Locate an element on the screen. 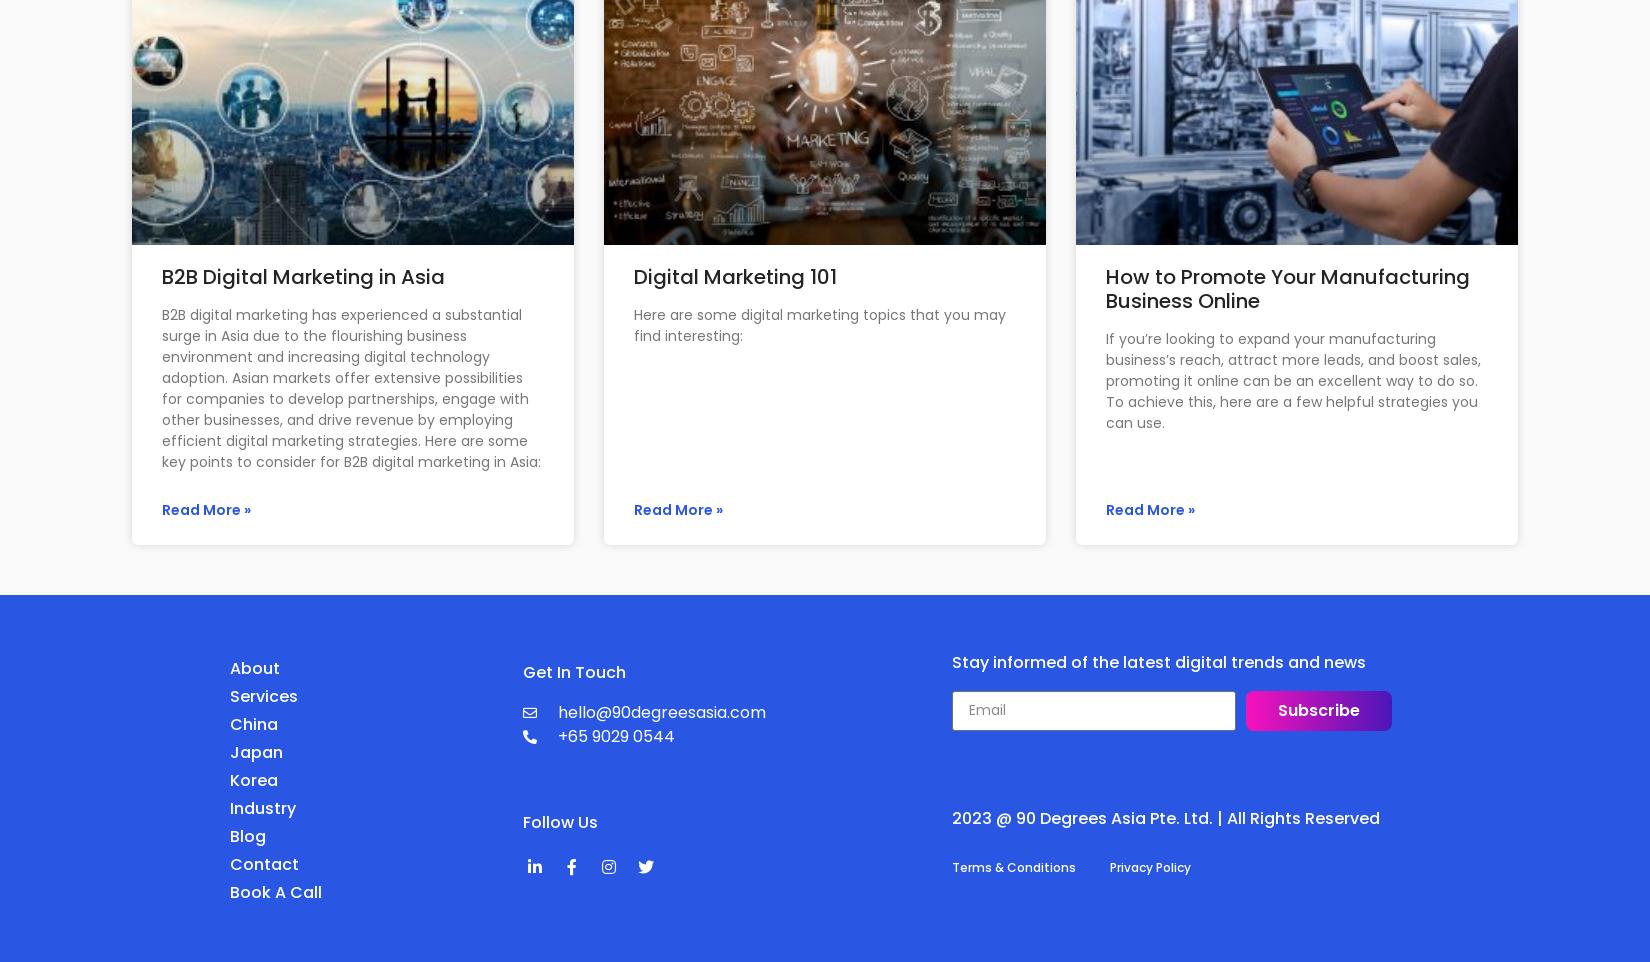 The width and height of the screenshot is (1650, 962). 'Subscribe' is located at coordinates (1317, 708).